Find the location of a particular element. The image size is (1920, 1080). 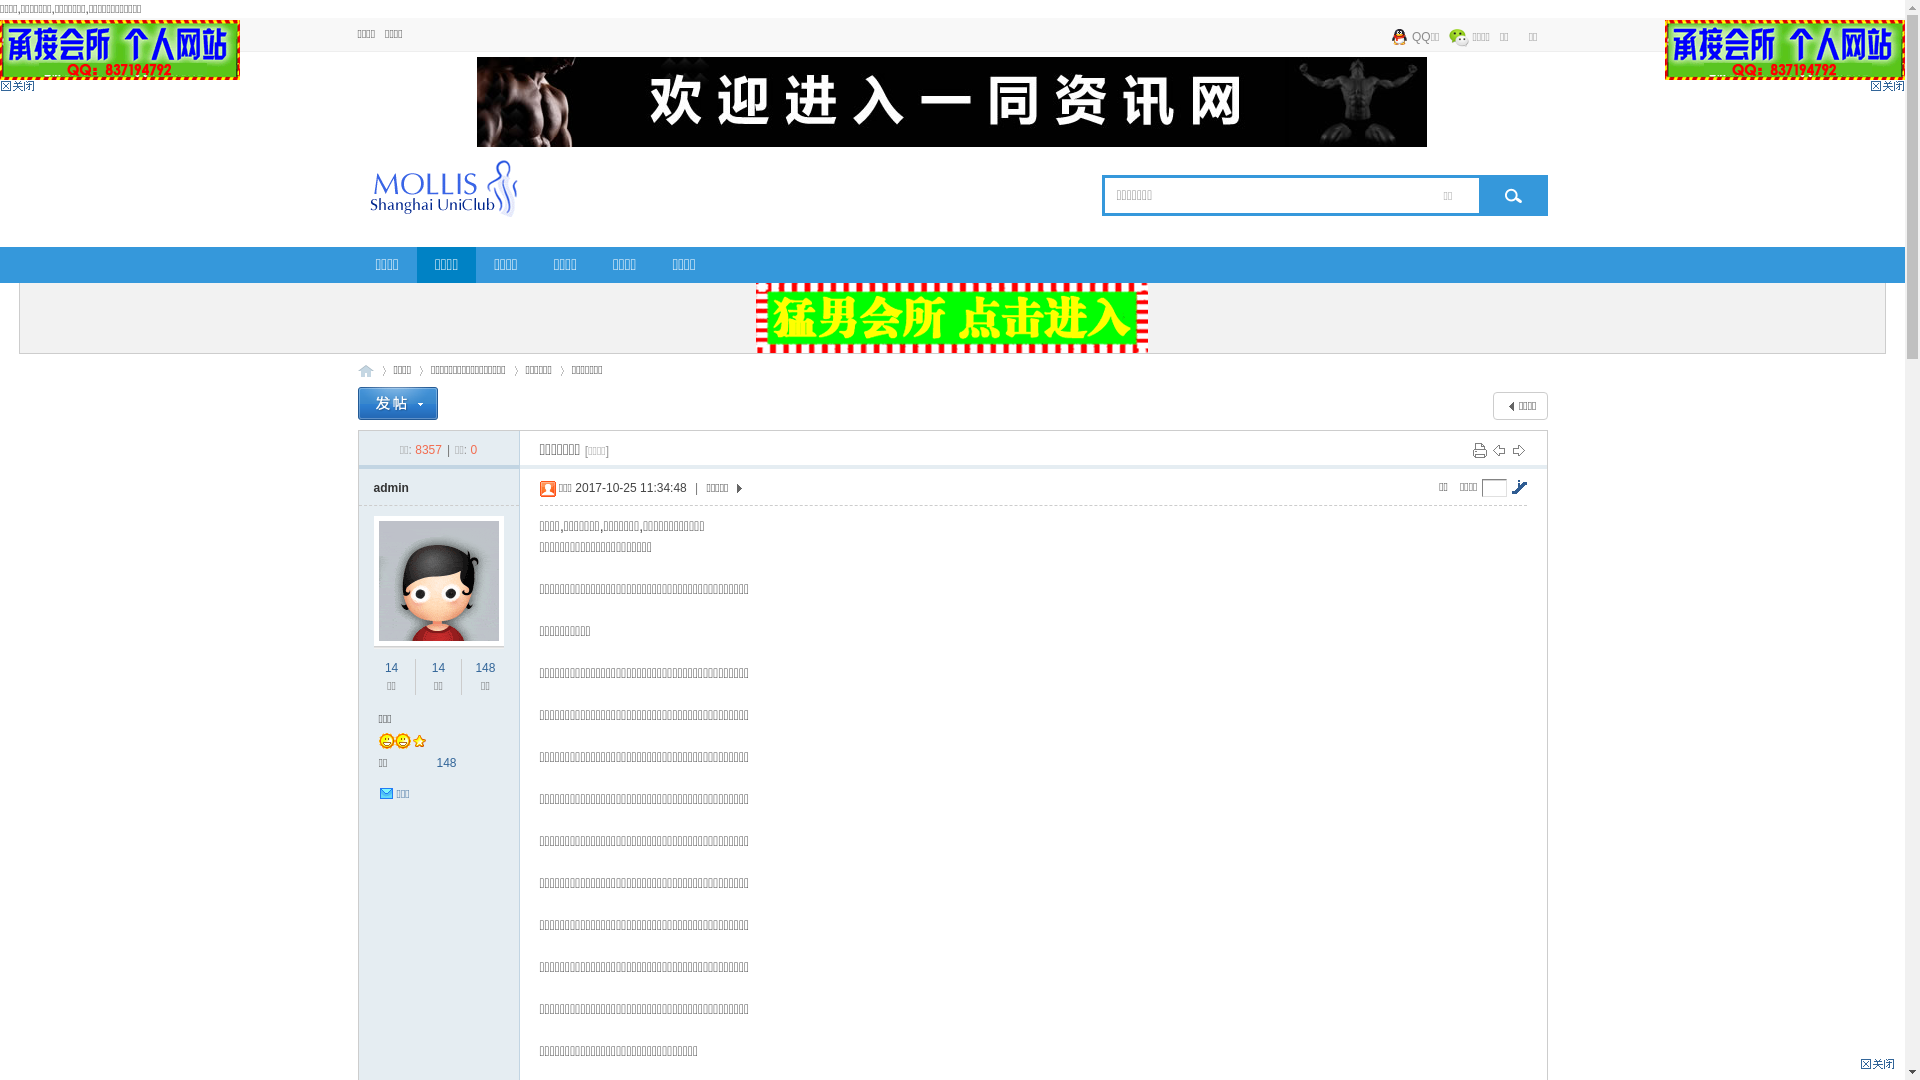

'148' is located at coordinates (435, 763).